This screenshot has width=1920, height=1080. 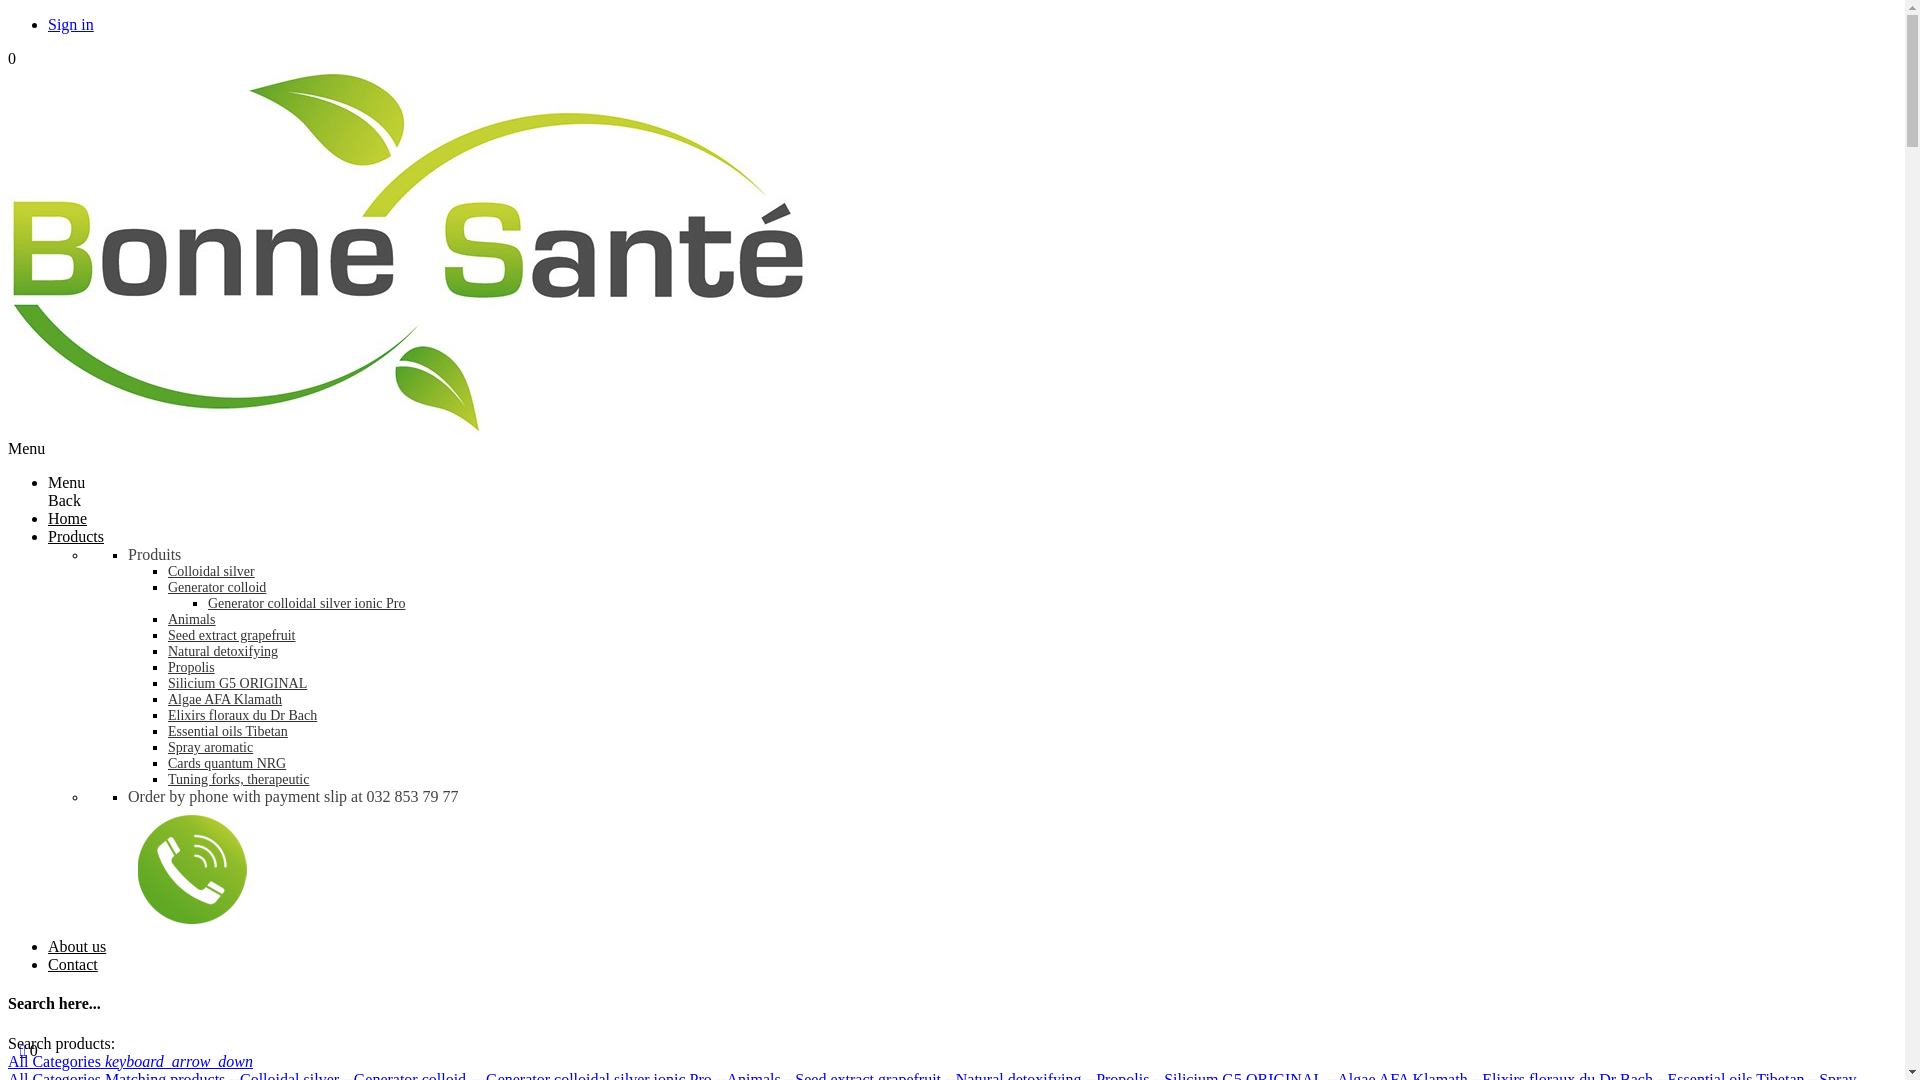 I want to click on 'Silicium G5 ORIGINAL', so click(x=237, y=682).